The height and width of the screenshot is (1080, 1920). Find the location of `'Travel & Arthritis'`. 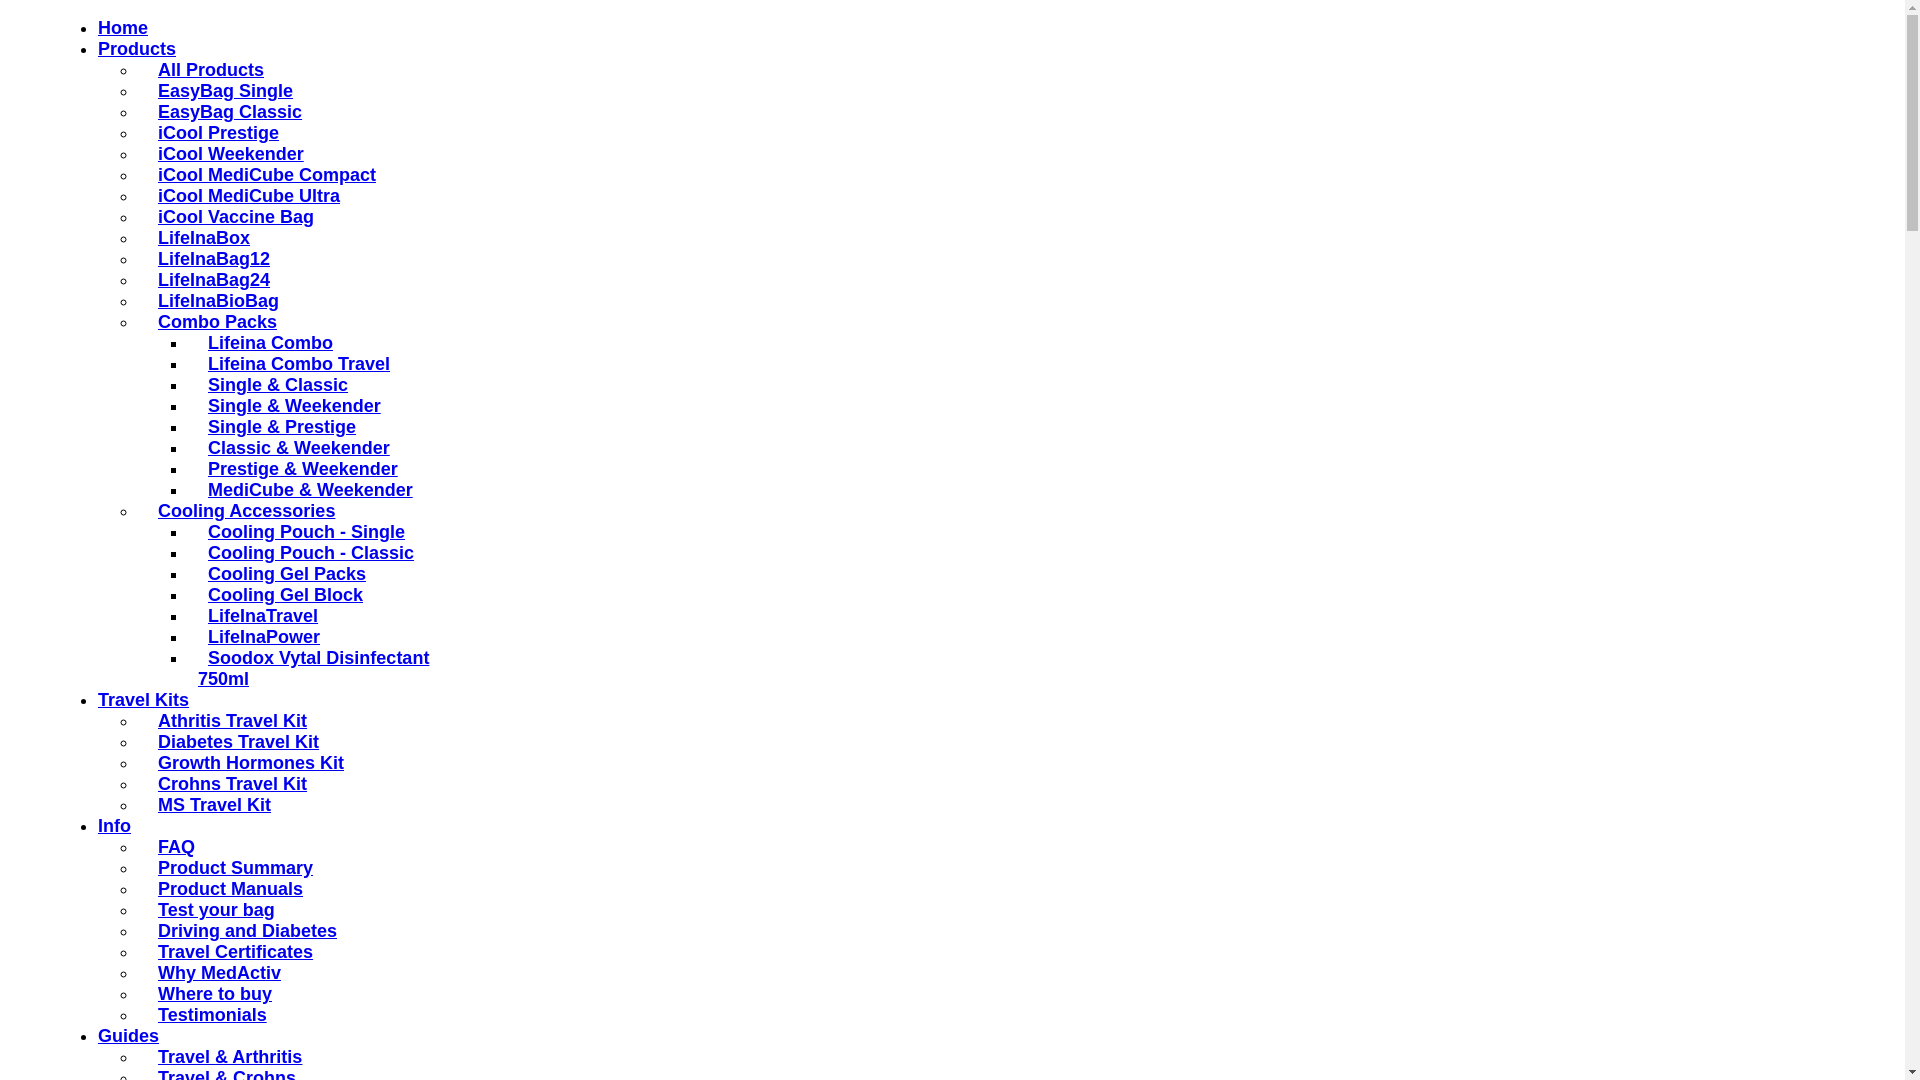

'Travel & Arthritis' is located at coordinates (225, 1055).